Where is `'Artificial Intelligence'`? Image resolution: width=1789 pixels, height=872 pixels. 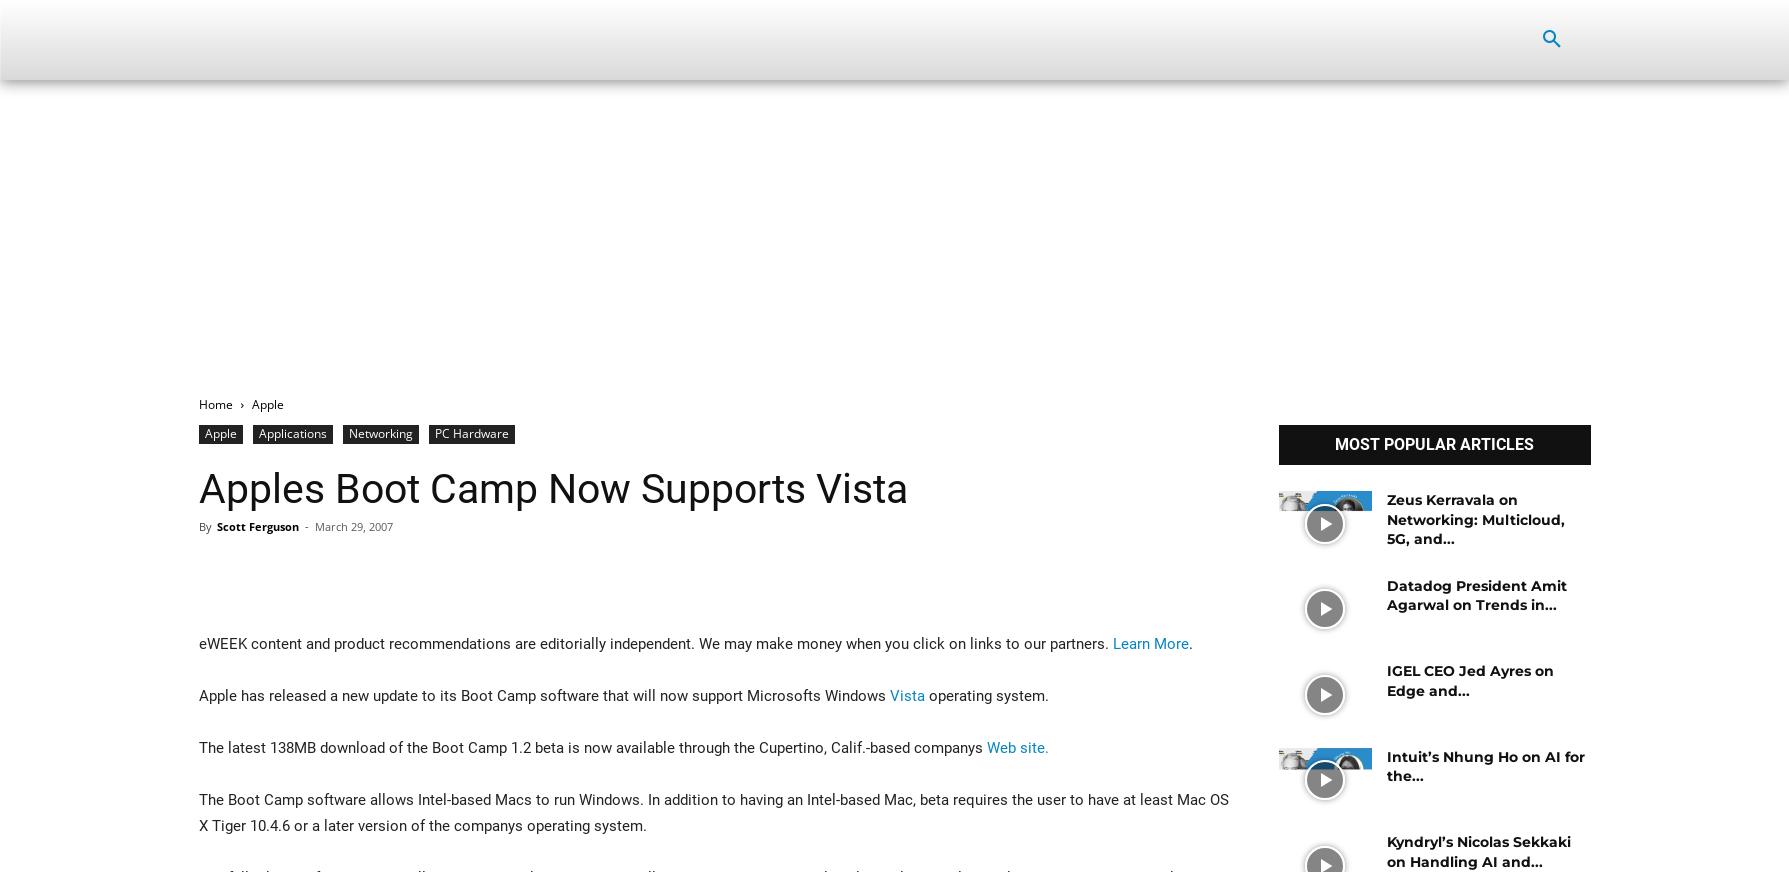
'Artificial Intelligence' is located at coordinates (703, 39).